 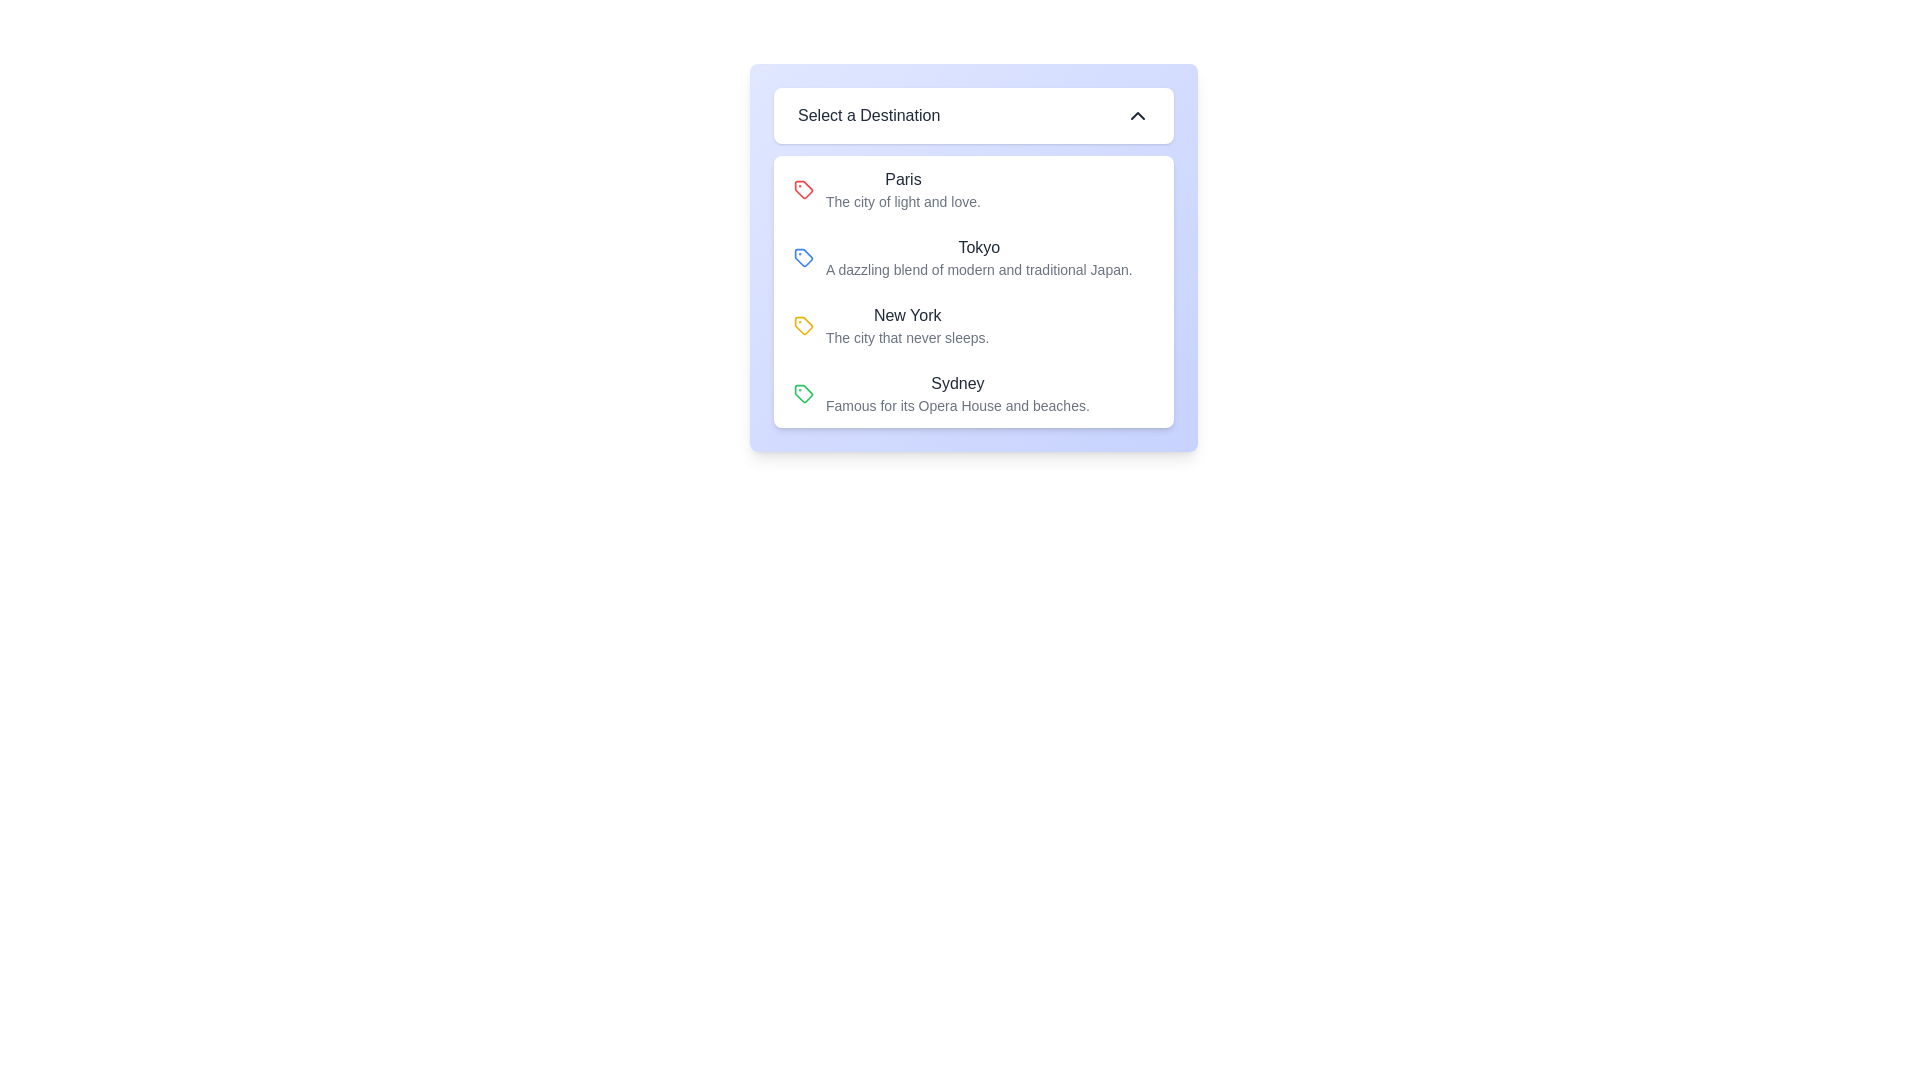 What do you see at coordinates (974, 325) in the screenshot?
I see `the third selectable item` at bounding box center [974, 325].